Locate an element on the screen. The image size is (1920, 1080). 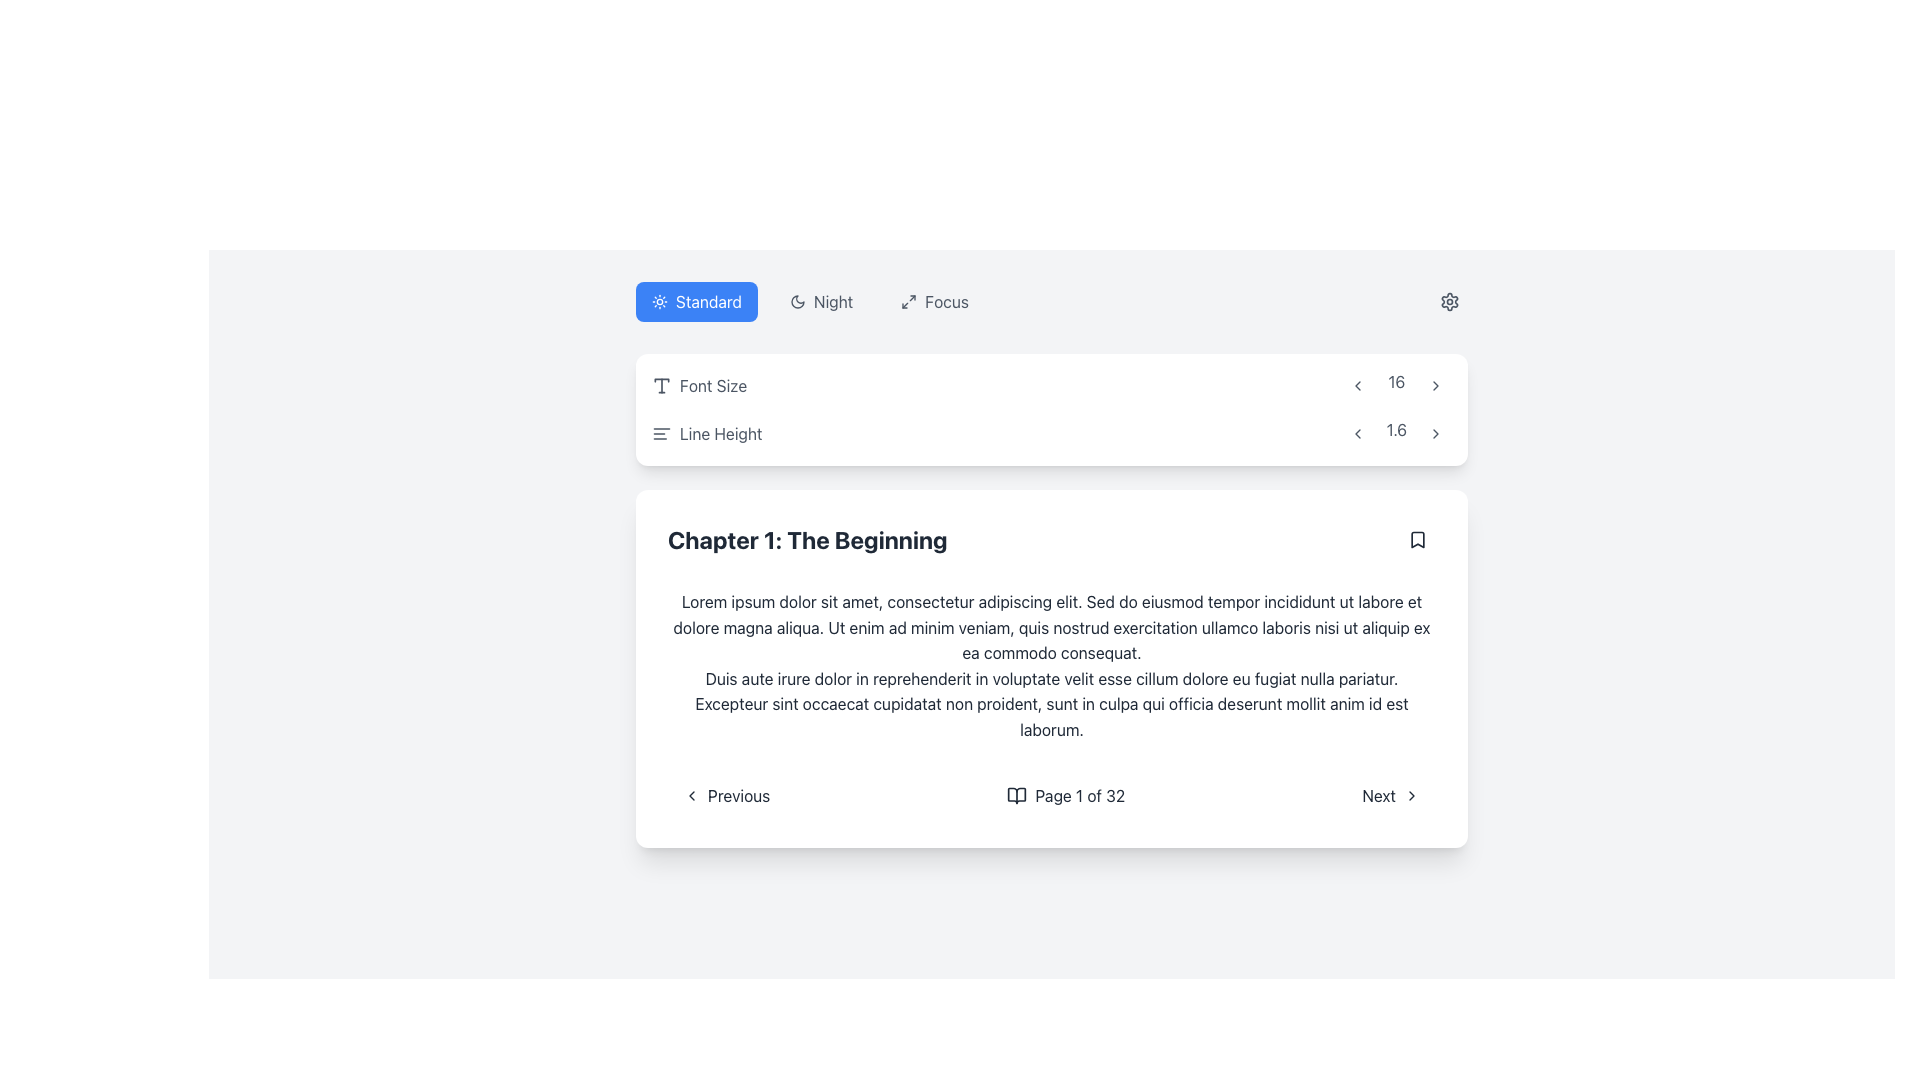
the text label 'Standard' which indicates the selected mode or option in the top-left section of the interface is located at coordinates (709, 301).